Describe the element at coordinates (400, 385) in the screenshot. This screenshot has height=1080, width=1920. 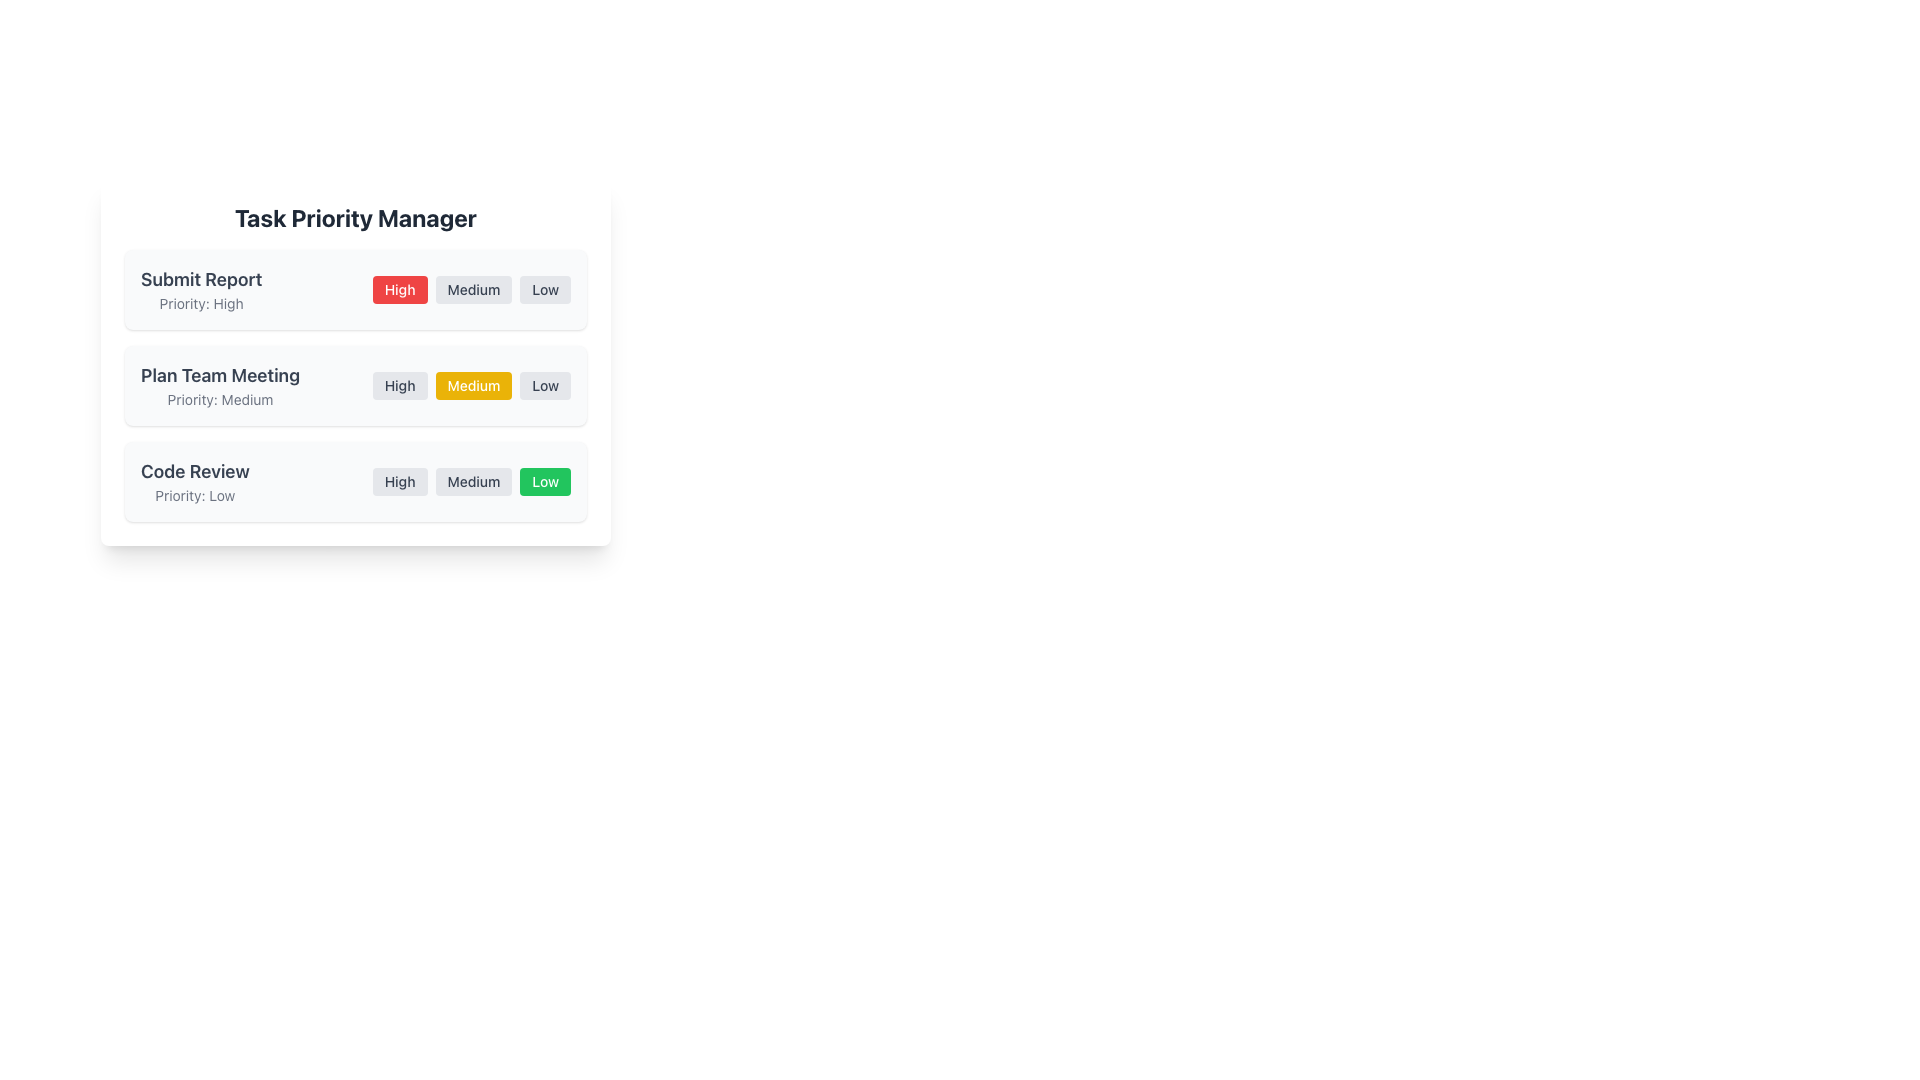
I see `the 'High' priority button located under the 'Plan Team Meeting' label` at that location.